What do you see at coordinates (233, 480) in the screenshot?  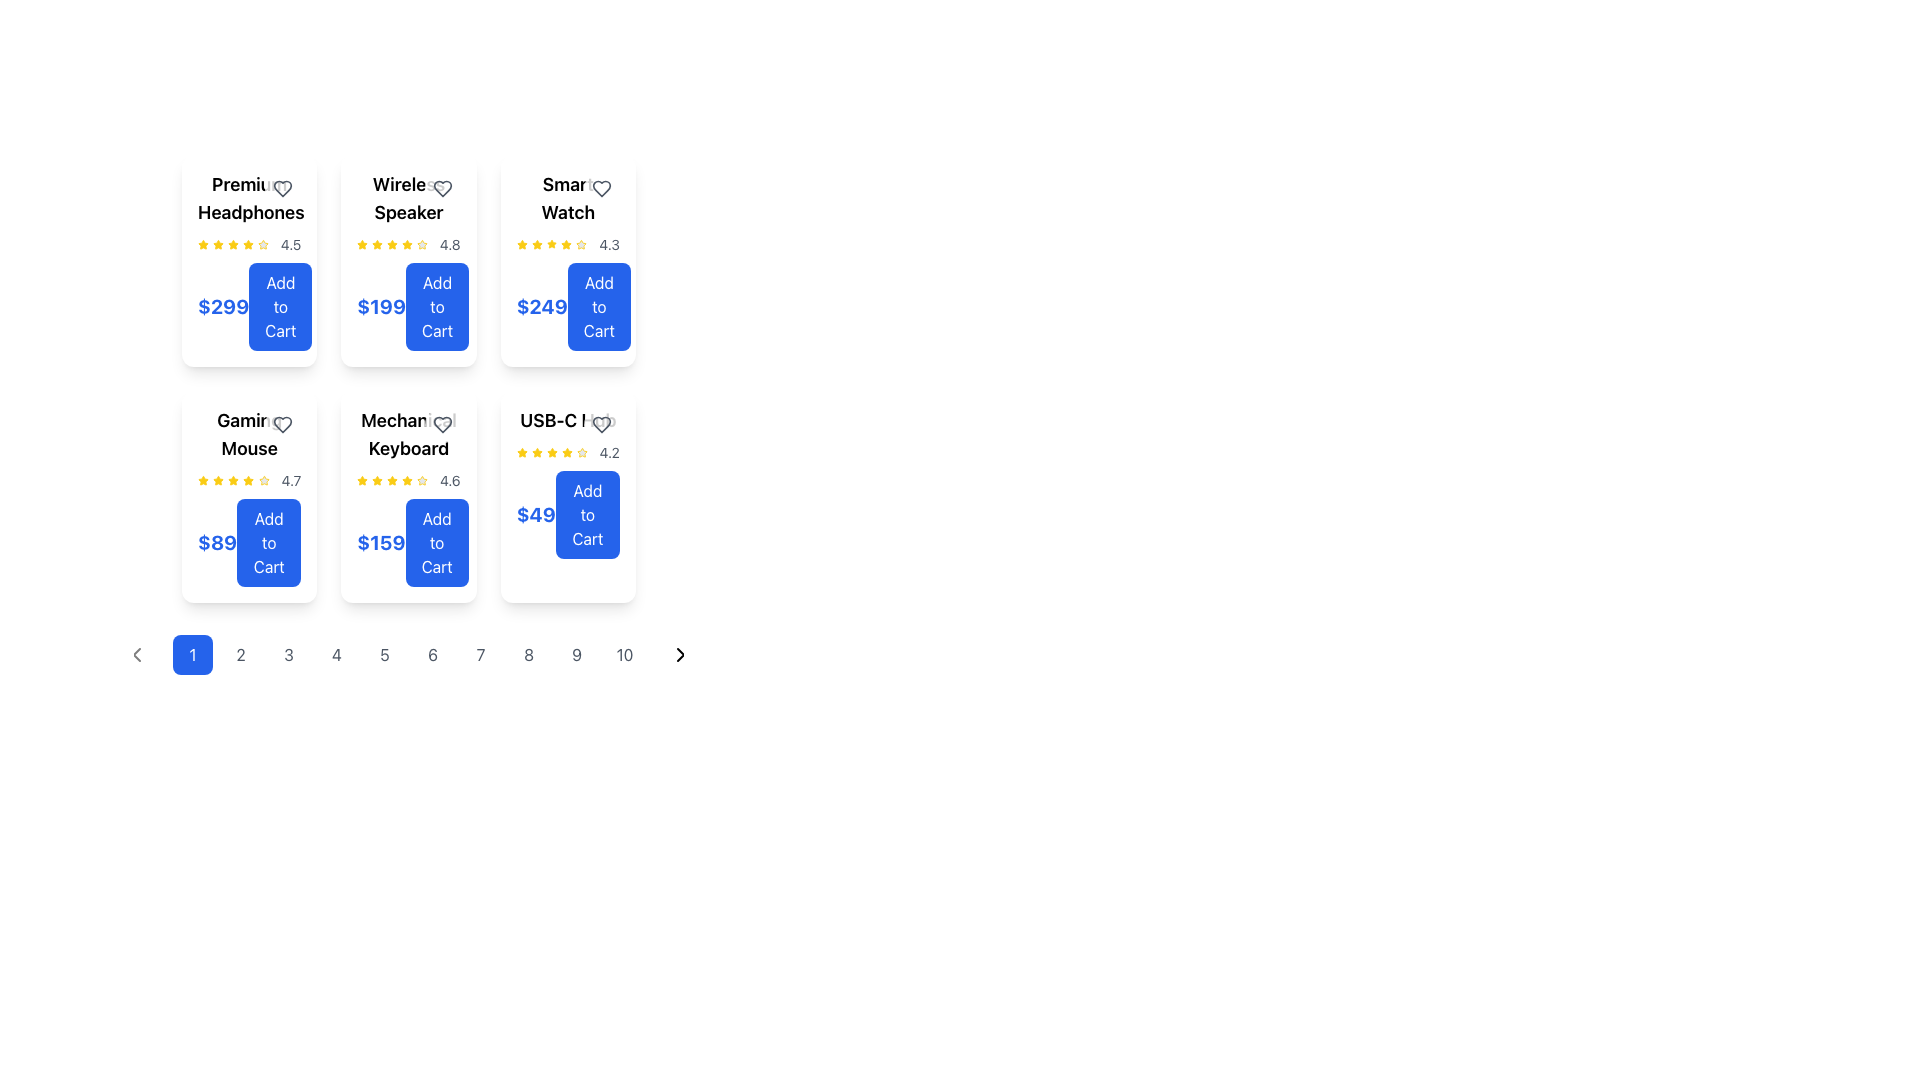 I see `the yellow star icon used for rating the 'Gamin Mouse' product, which is located in the second row, first column of the grid layout` at bounding box center [233, 480].